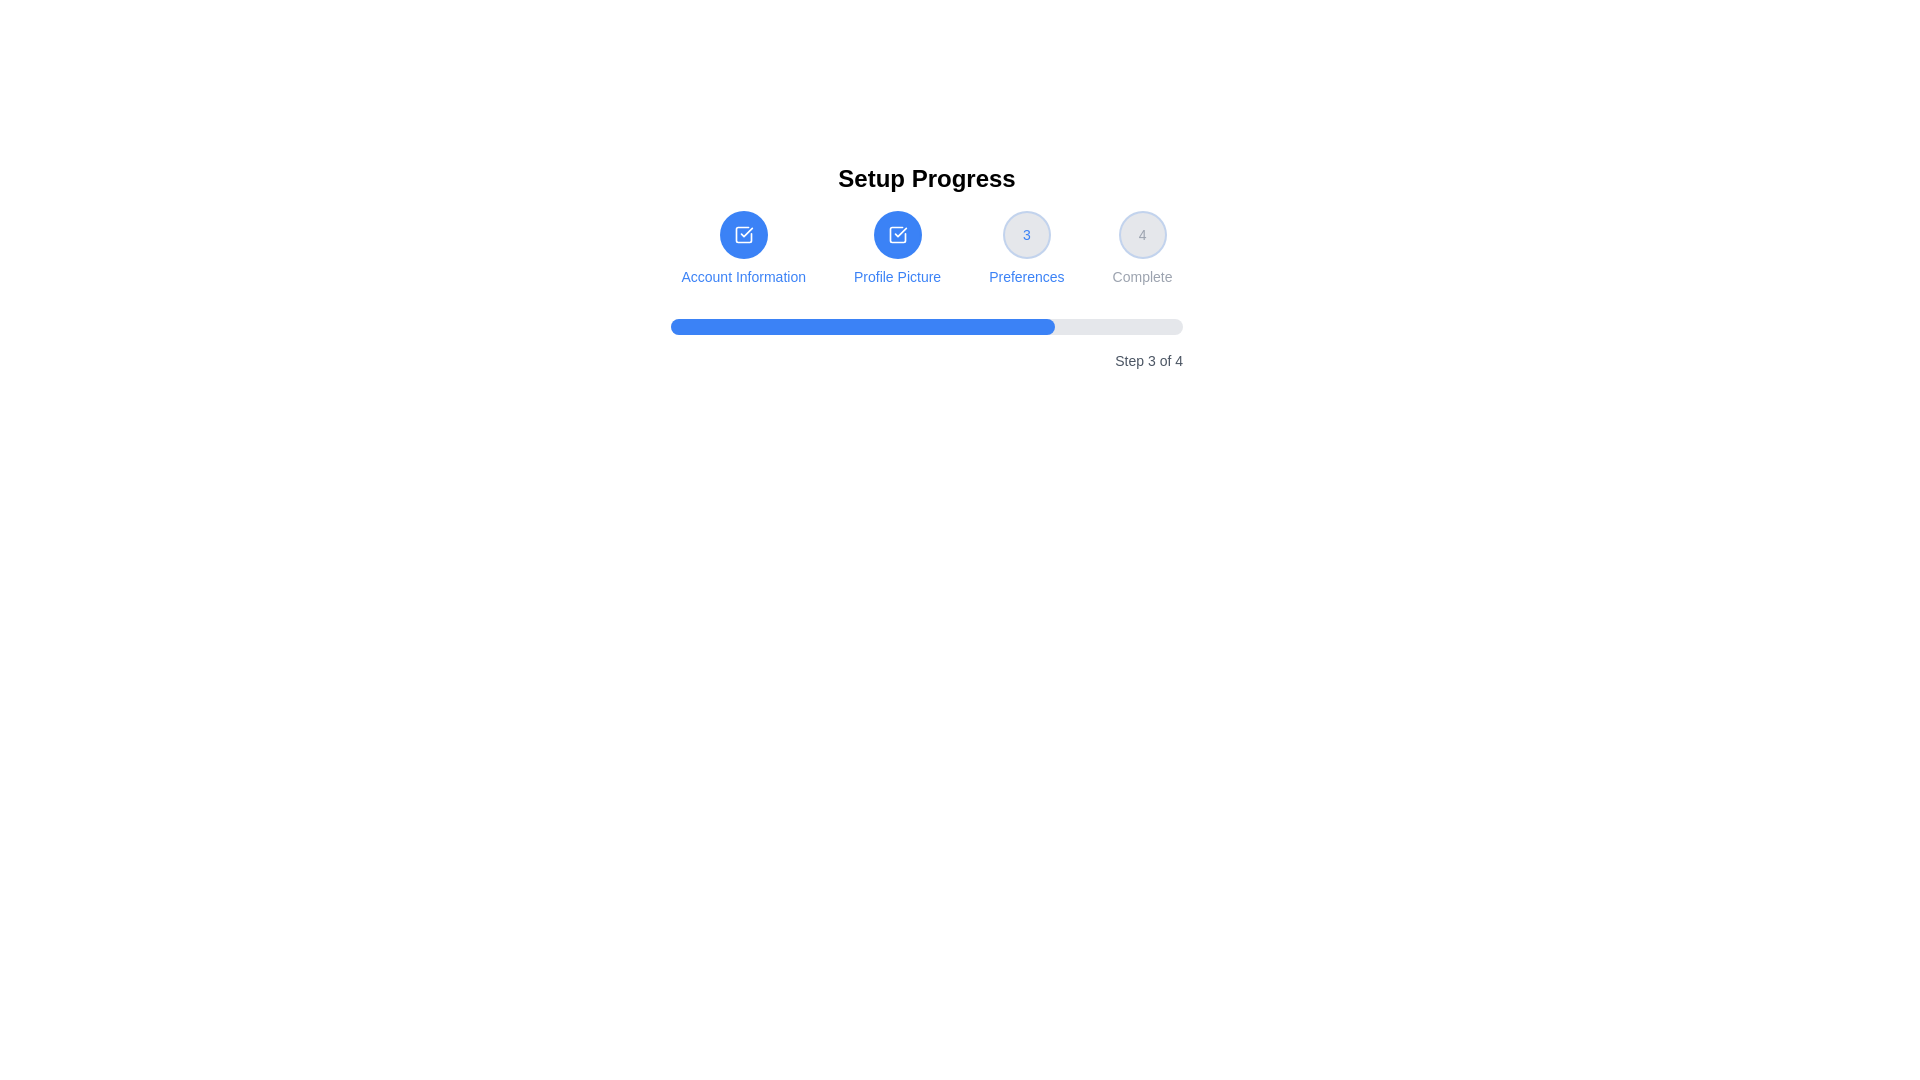 The image size is (1920, 1080). I want to click on the circular Icon button displaying the number '3', which is part of a sequence on the progress bar, positioned above the 'Preferences' text, so click(1026, 234).